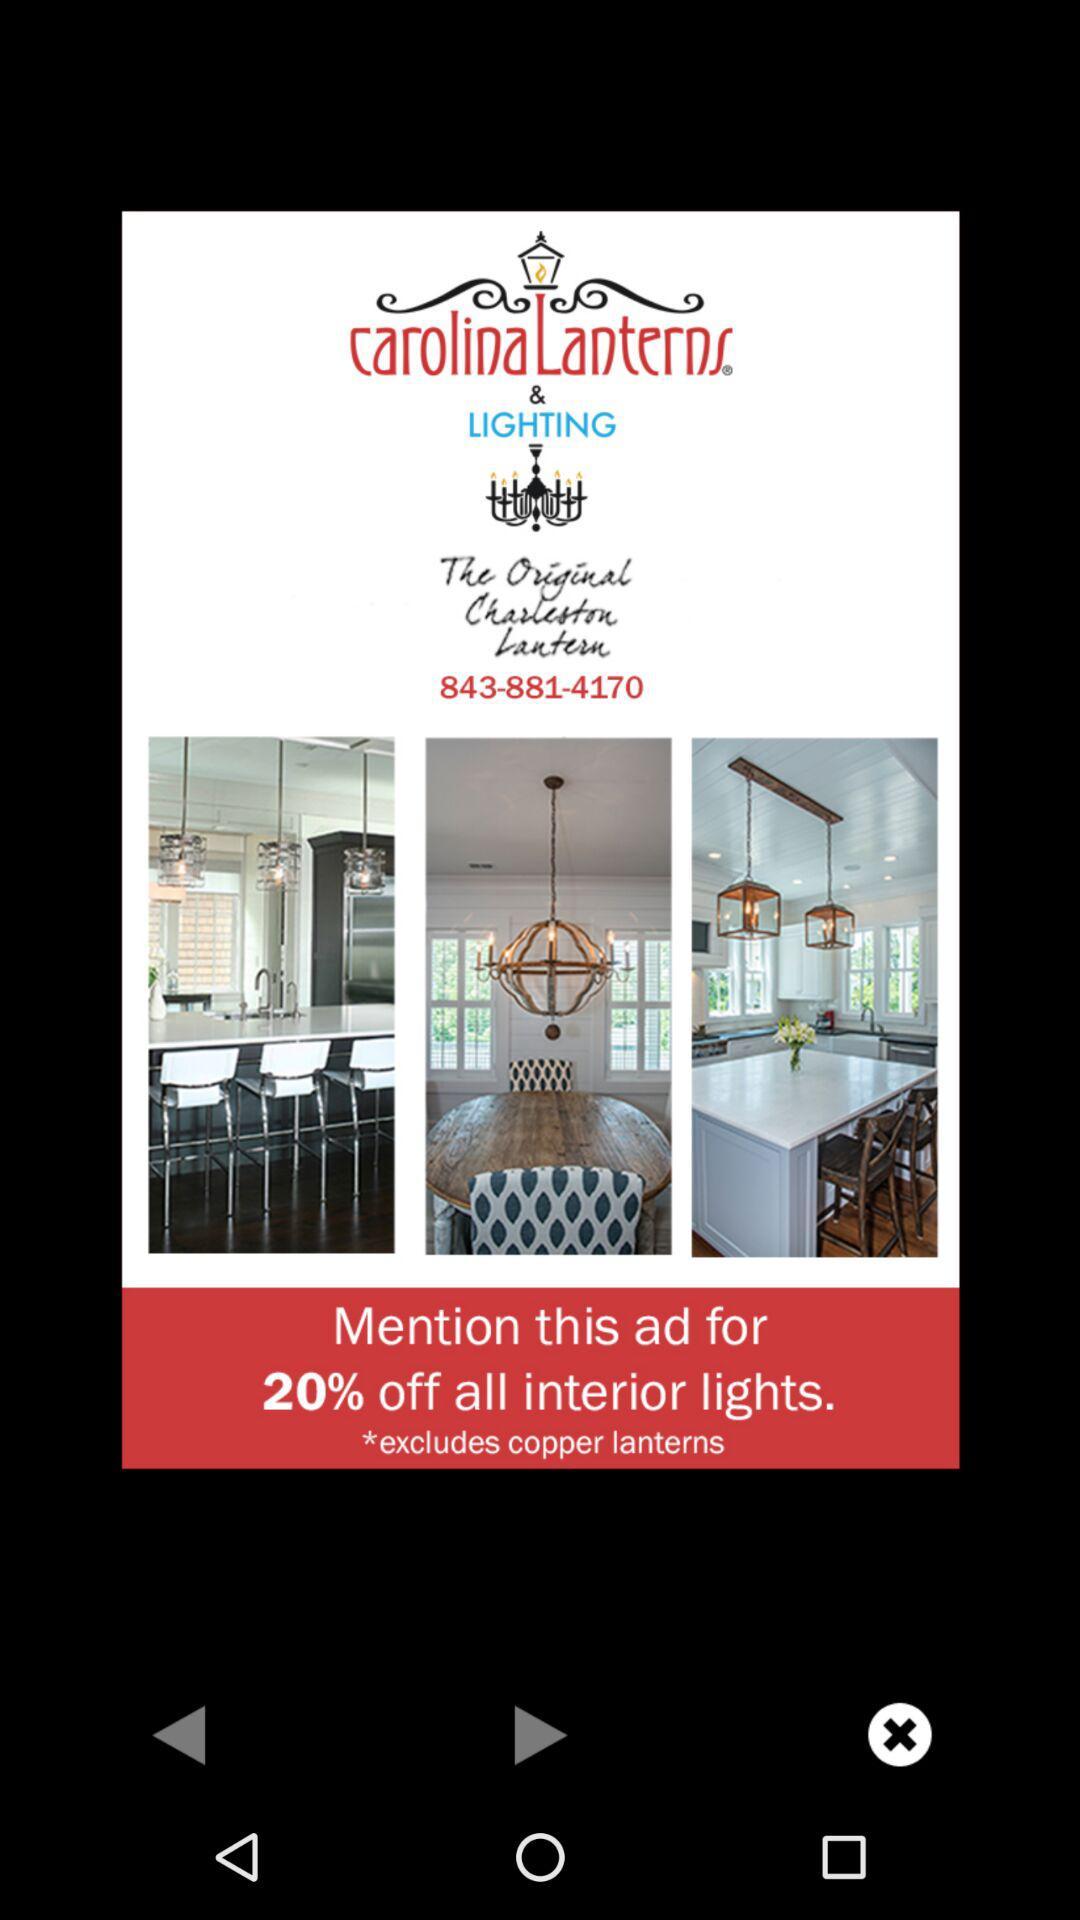 The width and height of the screenshot is (1080, 1920). I want to click on next, so click(540, 1733).